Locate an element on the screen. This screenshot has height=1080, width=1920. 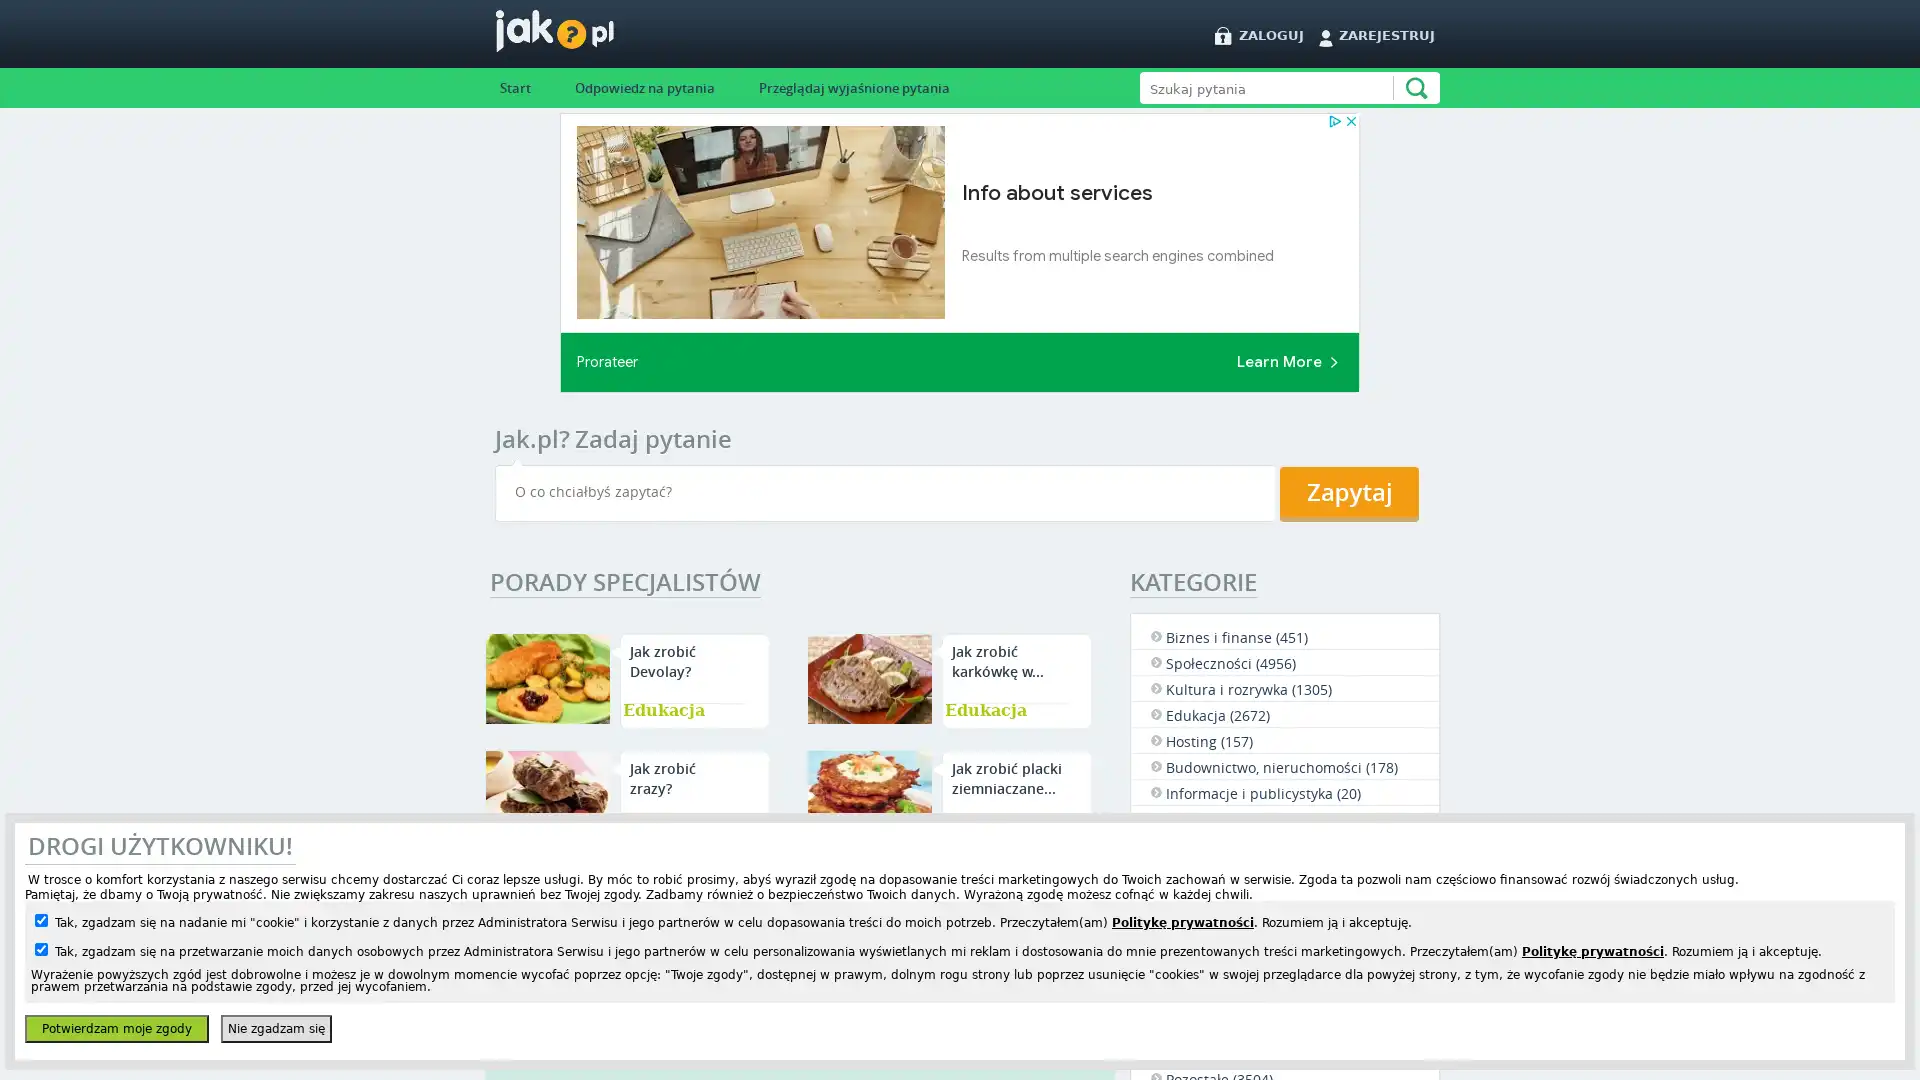
Szukaj is located at coordinates (1162, 122).